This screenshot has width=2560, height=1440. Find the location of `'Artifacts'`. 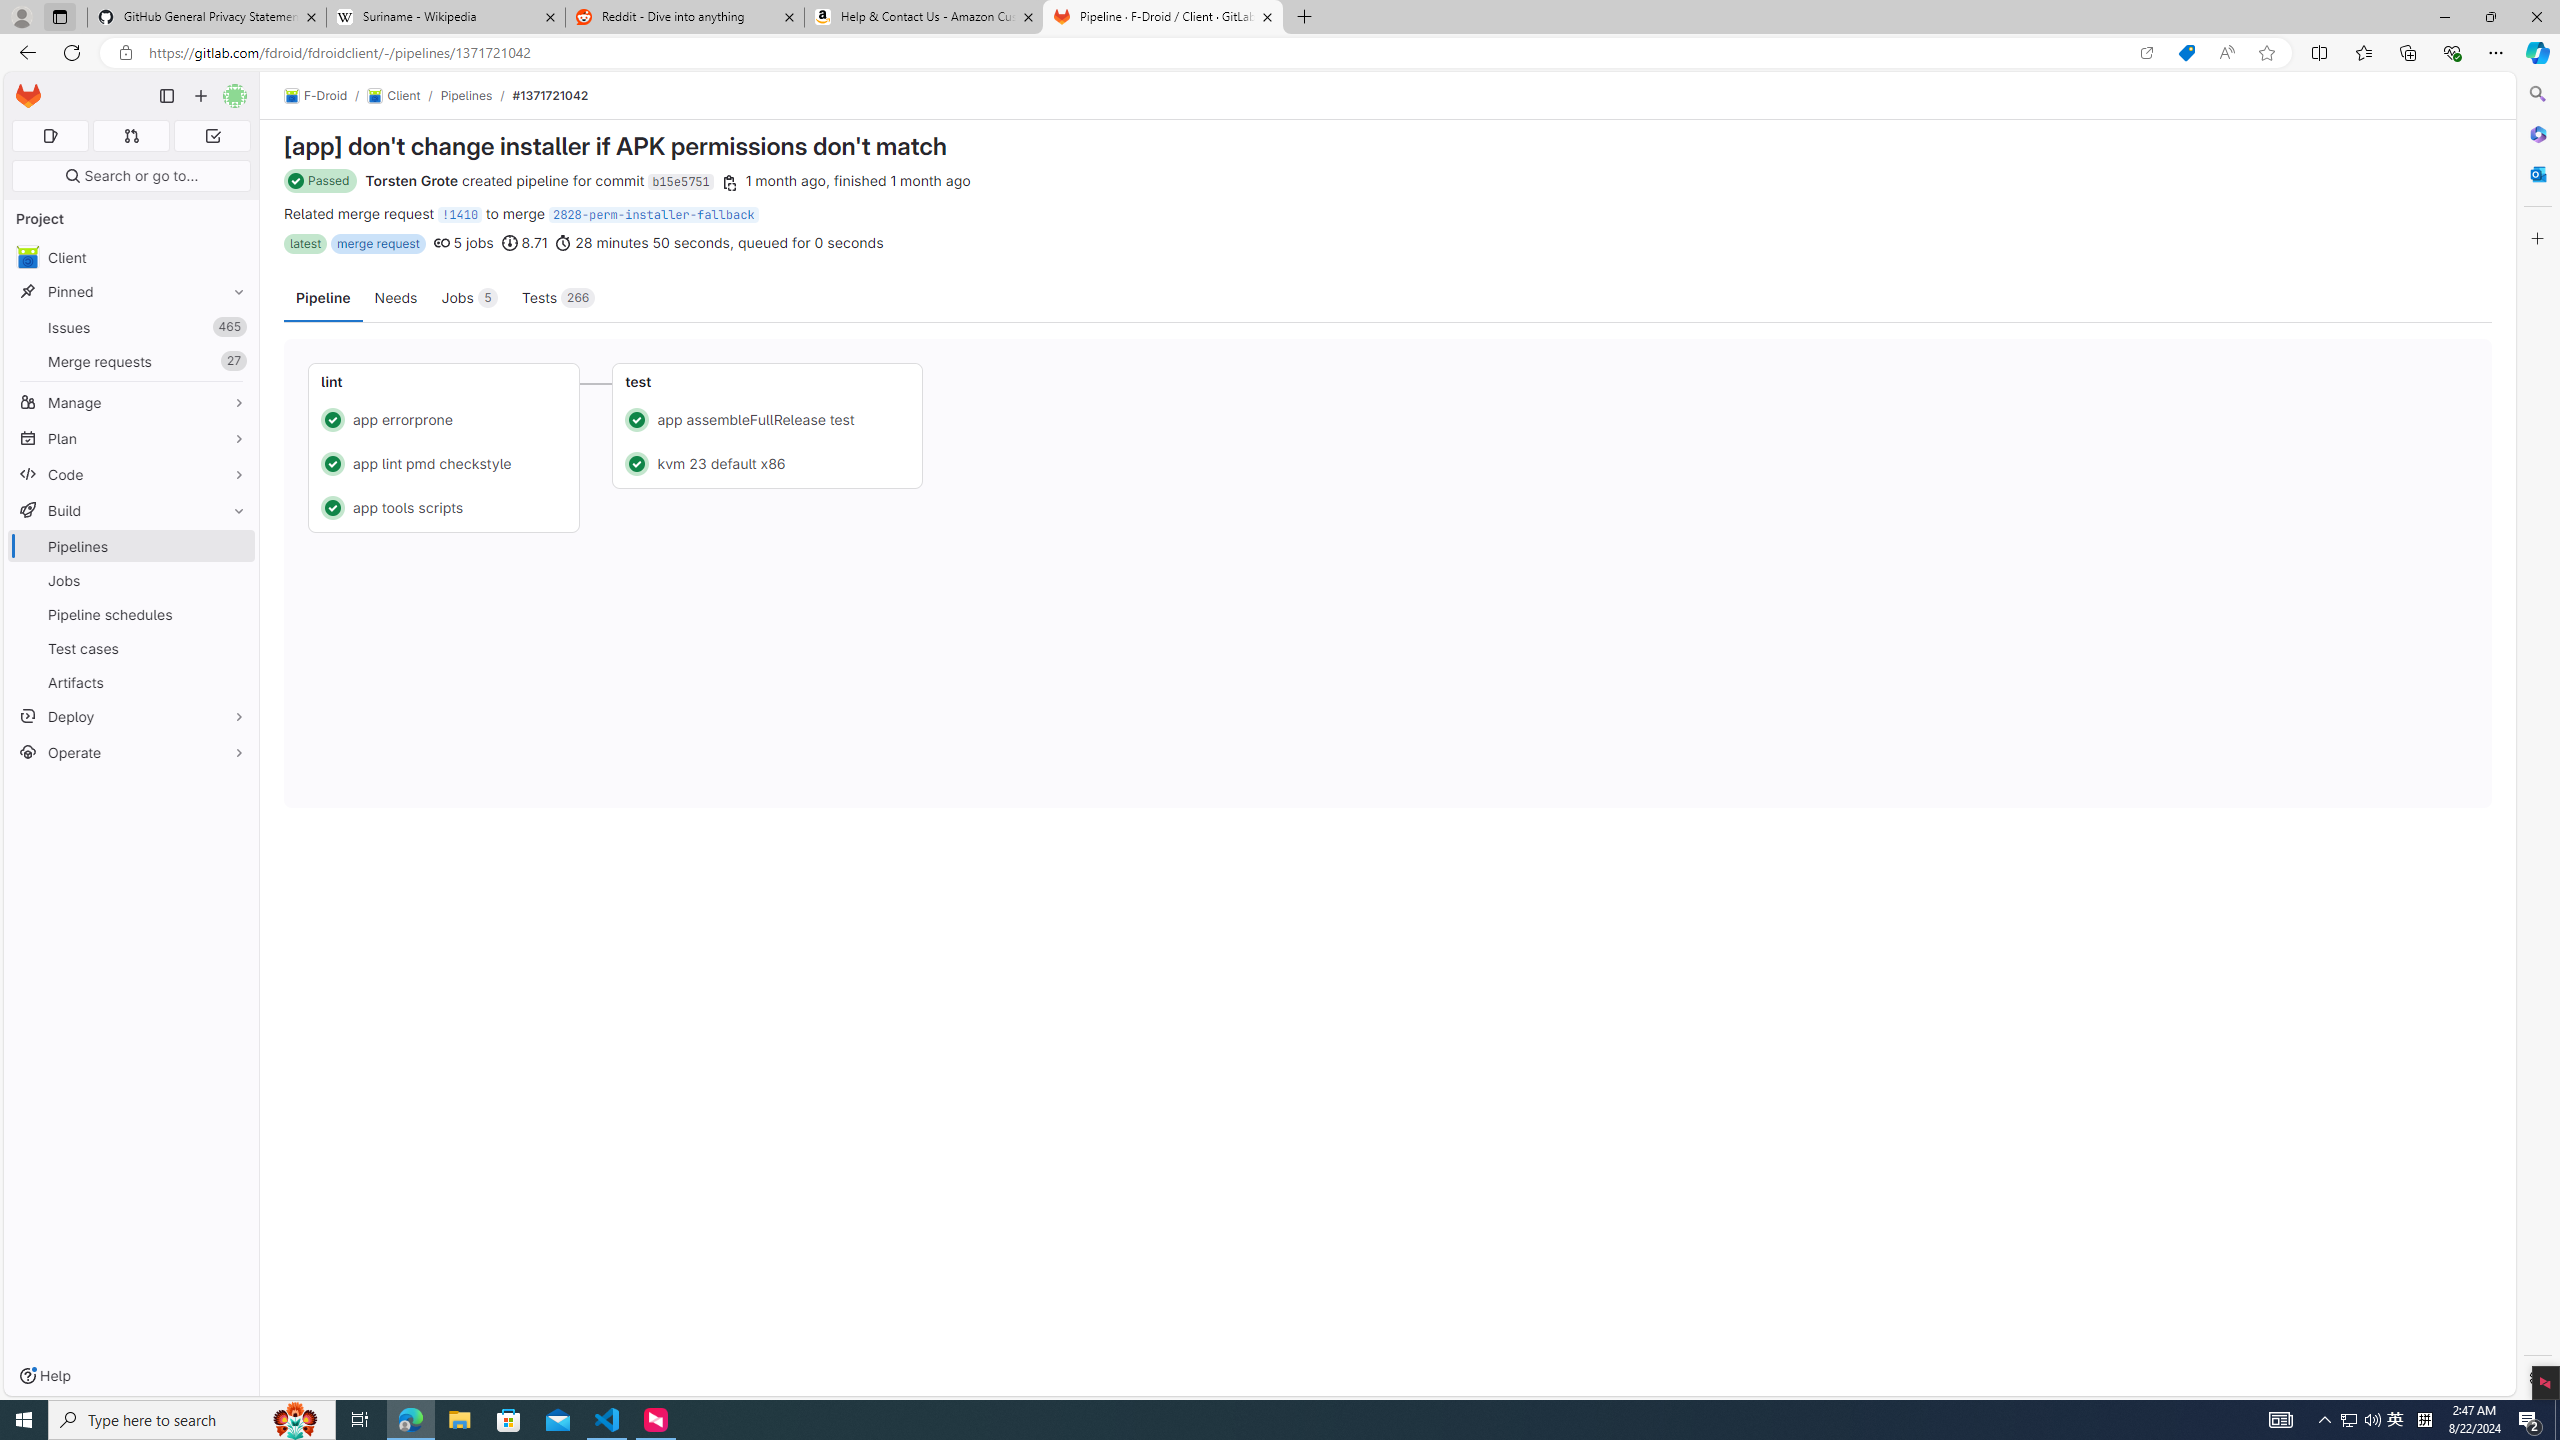

'Artifacts' is located at coordinates (130, 681).